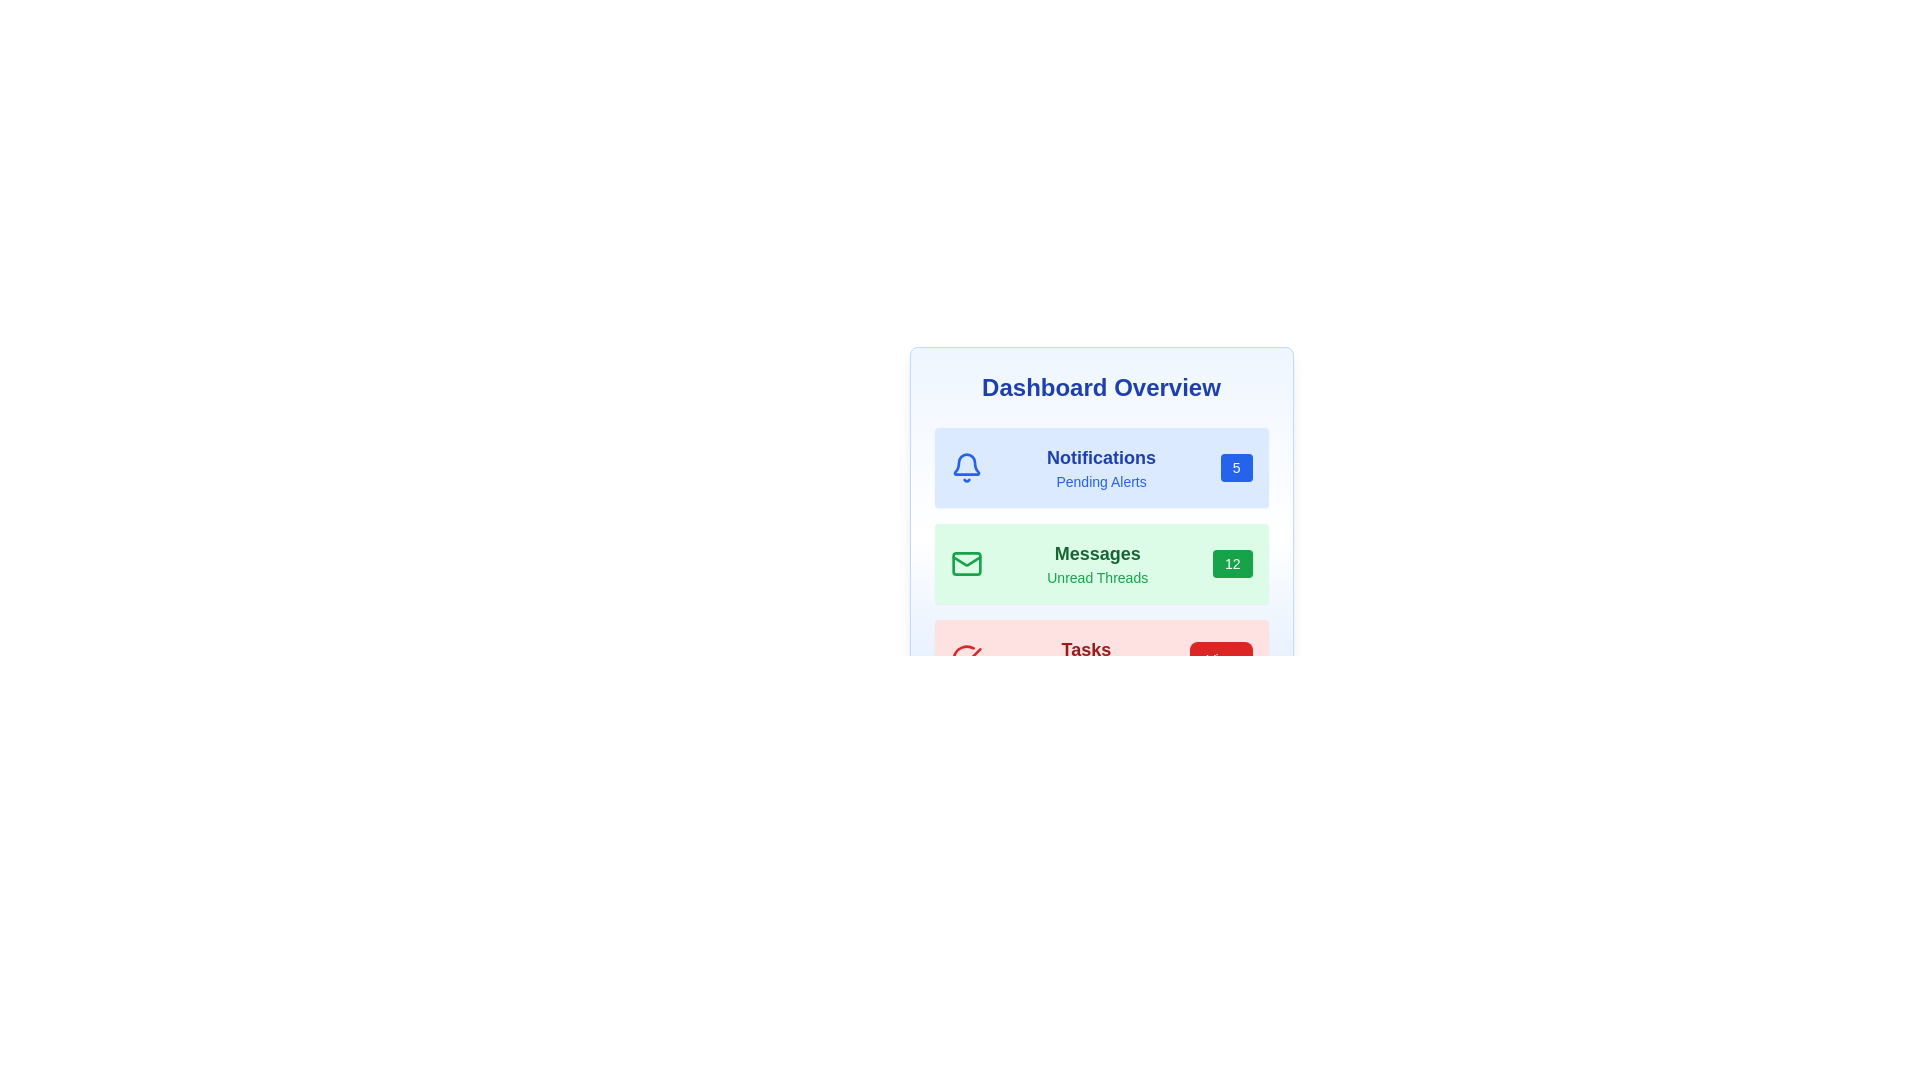 This screenshot has width=1920, height=1080. What do you see at coordinates (1100, 467) in the screenshot?
I see `the section title Text block located within a rectangular blue background card, positioned near the top of the dashboard's main view, right of the bell icon and above a badge with the number '5'` at bounding box center [1100, 467].